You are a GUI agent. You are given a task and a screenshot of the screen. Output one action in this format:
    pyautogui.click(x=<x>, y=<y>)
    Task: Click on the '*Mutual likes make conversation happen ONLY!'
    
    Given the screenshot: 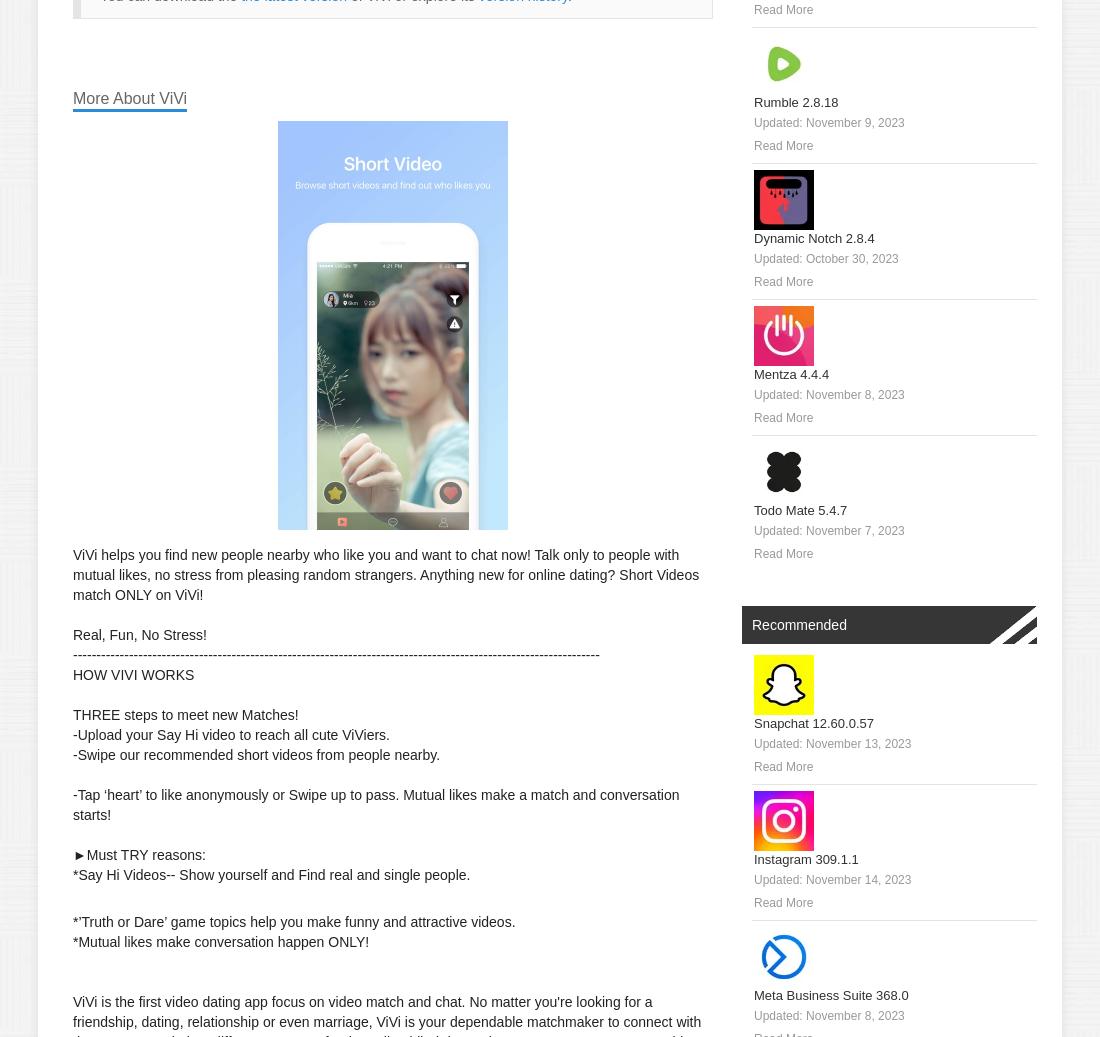 What is the action you would take?
    pyautogui.click(x=220, y=942)
    